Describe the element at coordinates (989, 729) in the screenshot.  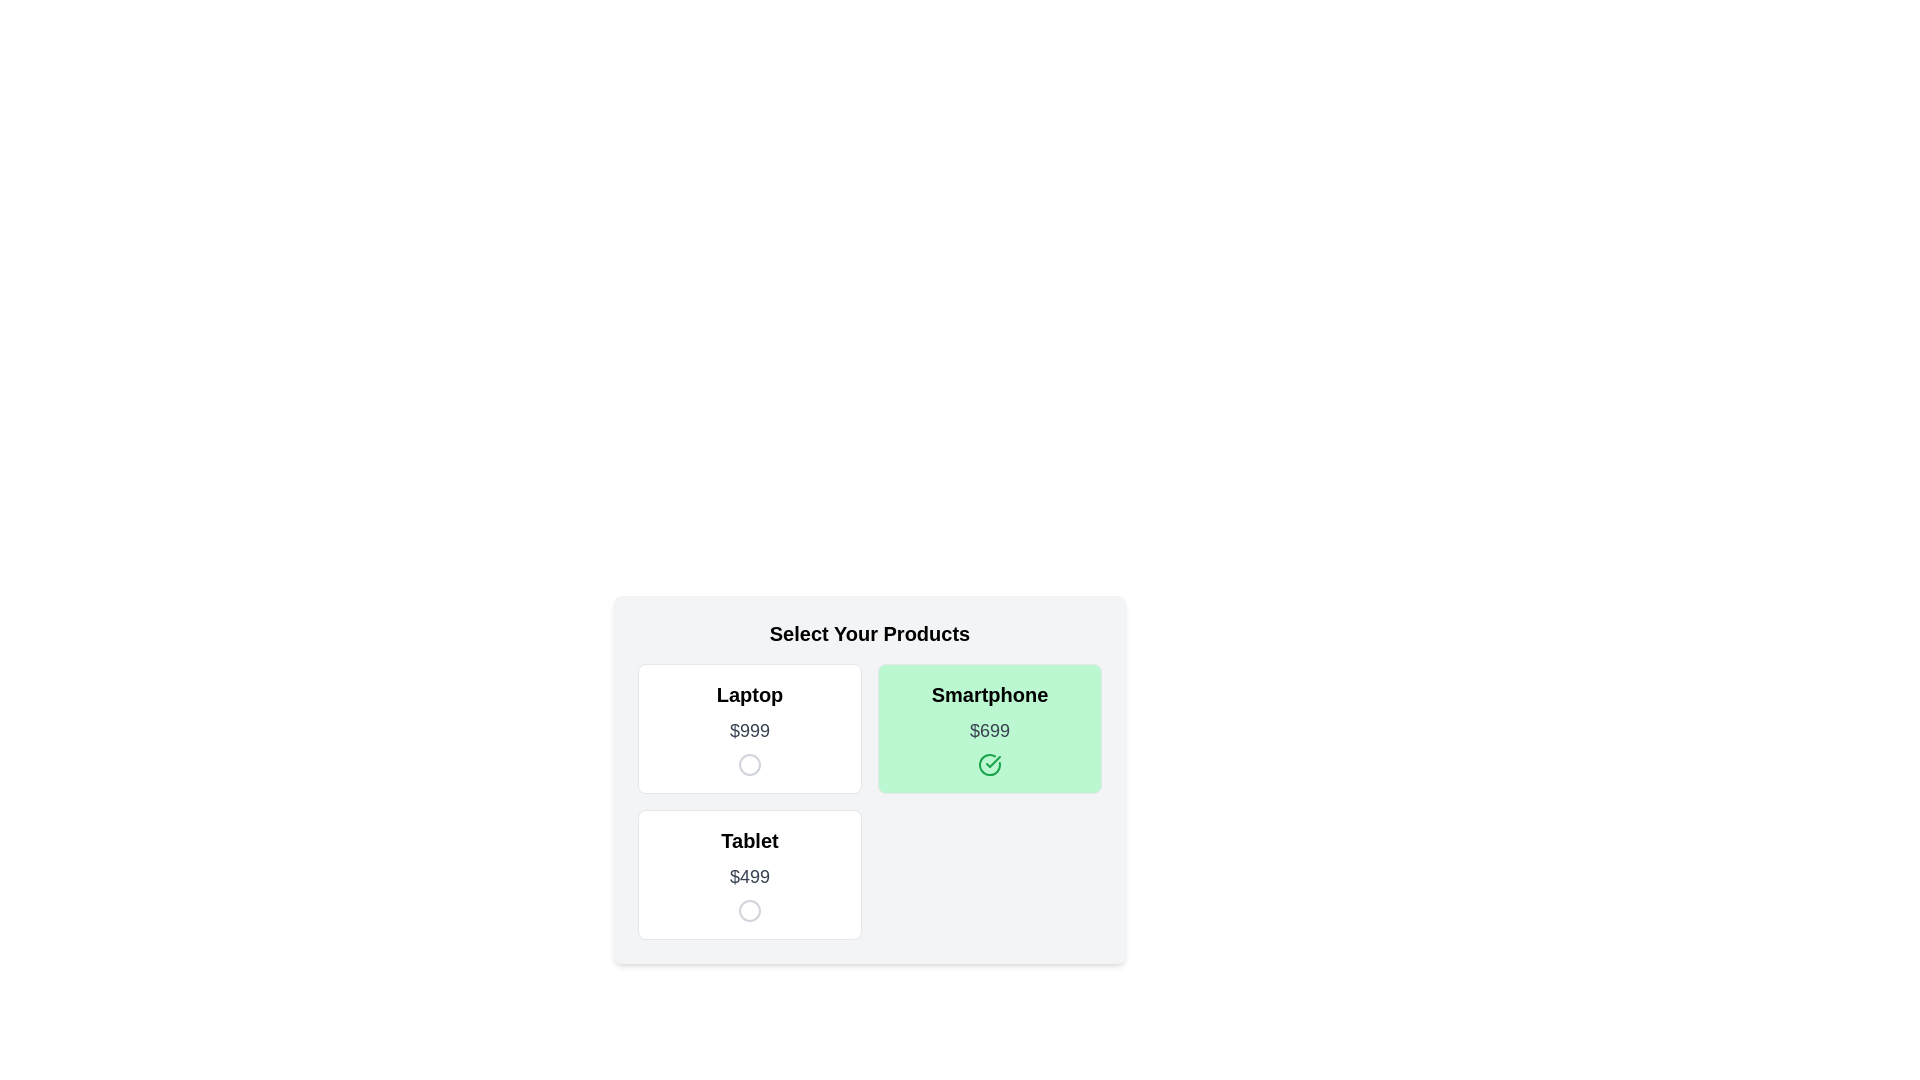
I see `the product card for Smartphone` at that location.